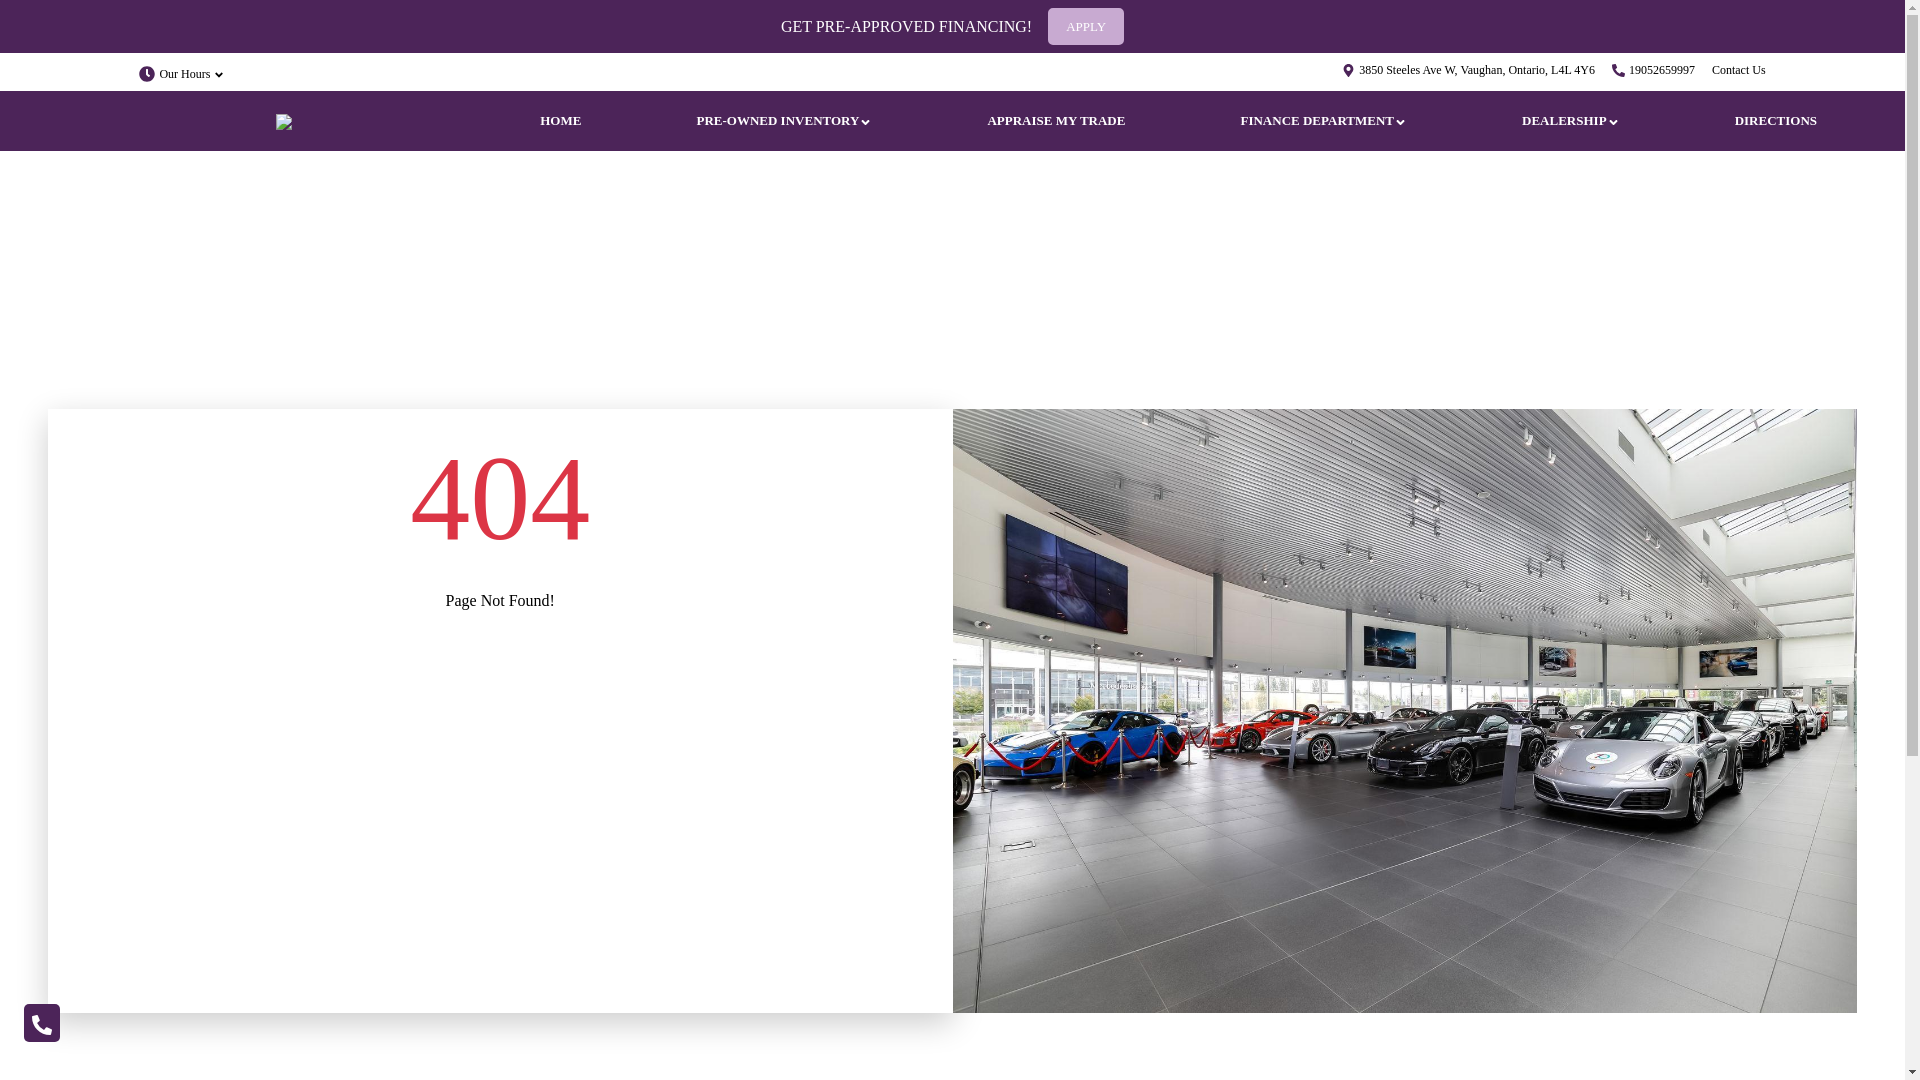  Describe the element at coordinates (1223, 120) in the screenshot. I see `'FINANCE DEPARTMENT'` at that location.